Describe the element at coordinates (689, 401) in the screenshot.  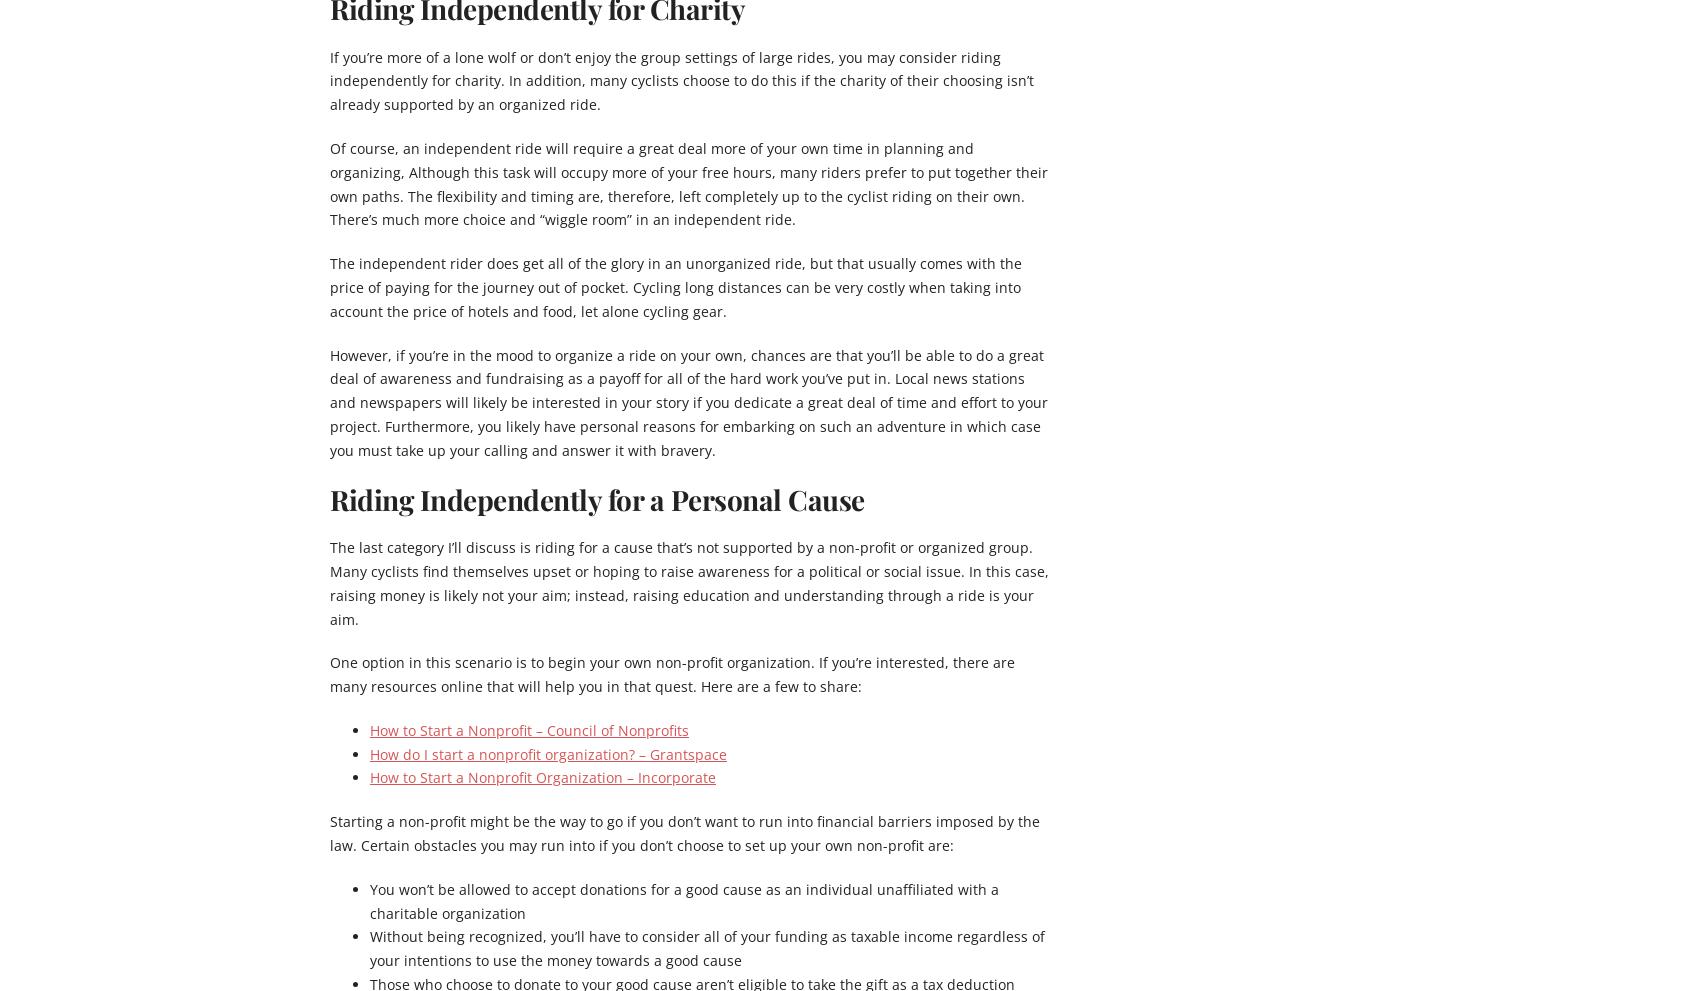
I see `'However, if you’re in the mood to organize a ride on your own, chances are that you’ll be able to do a great deal of awareness and fundraising as a payoff for all of the hard work you’ve put in. Local news stations and newspapers will likely be interested in your story if you dedicate a great deal of time and effort to your project. Furthermore, you likely have personal reasons for embarking on such an adventure in which case you must take up your calling and answer it with bravery.'` at that location.